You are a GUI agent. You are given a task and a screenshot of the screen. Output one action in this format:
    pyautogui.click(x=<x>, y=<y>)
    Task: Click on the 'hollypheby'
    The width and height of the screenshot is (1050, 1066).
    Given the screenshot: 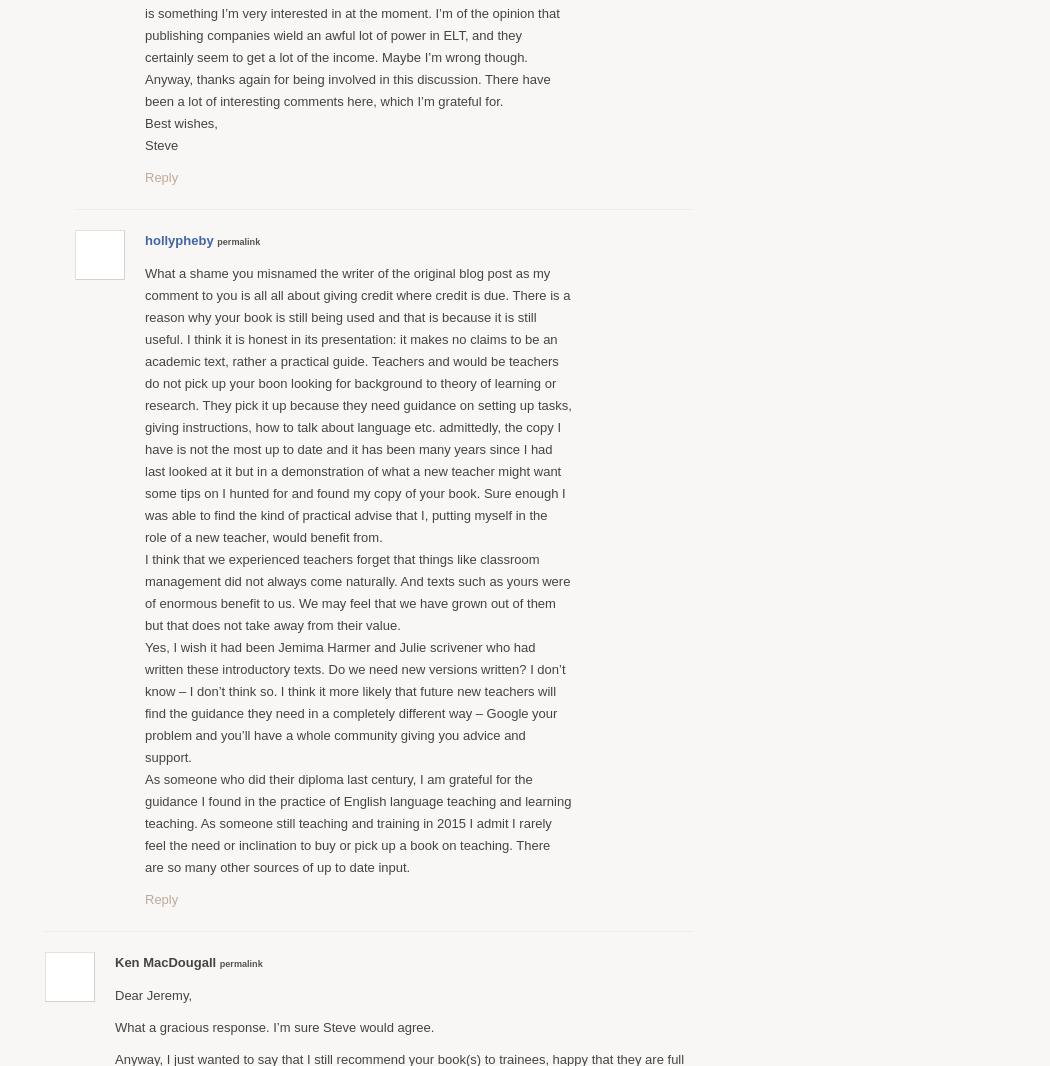 What is the action you would take?
    pyautogui.click(x=179, y=238)
    